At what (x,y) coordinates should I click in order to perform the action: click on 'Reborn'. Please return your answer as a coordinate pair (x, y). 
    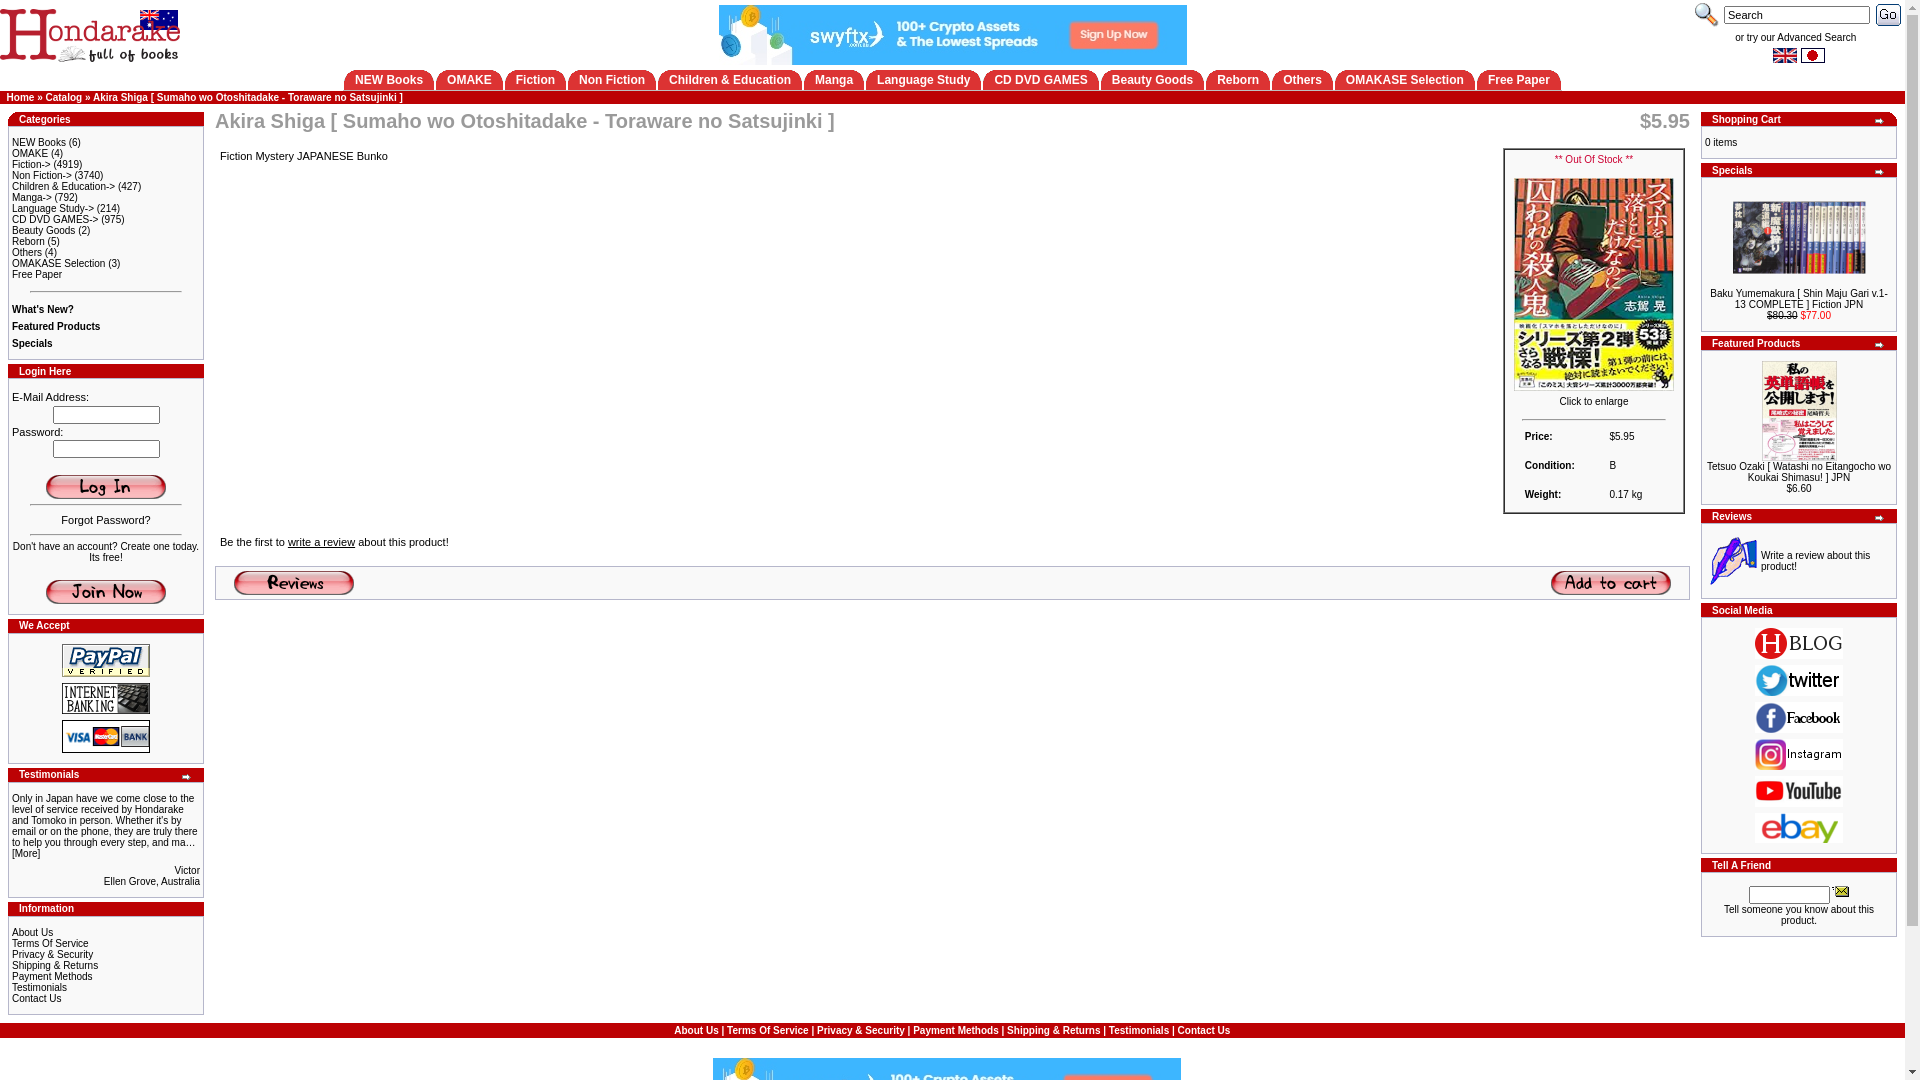
    Looking at the image, I should click on (12, 240).